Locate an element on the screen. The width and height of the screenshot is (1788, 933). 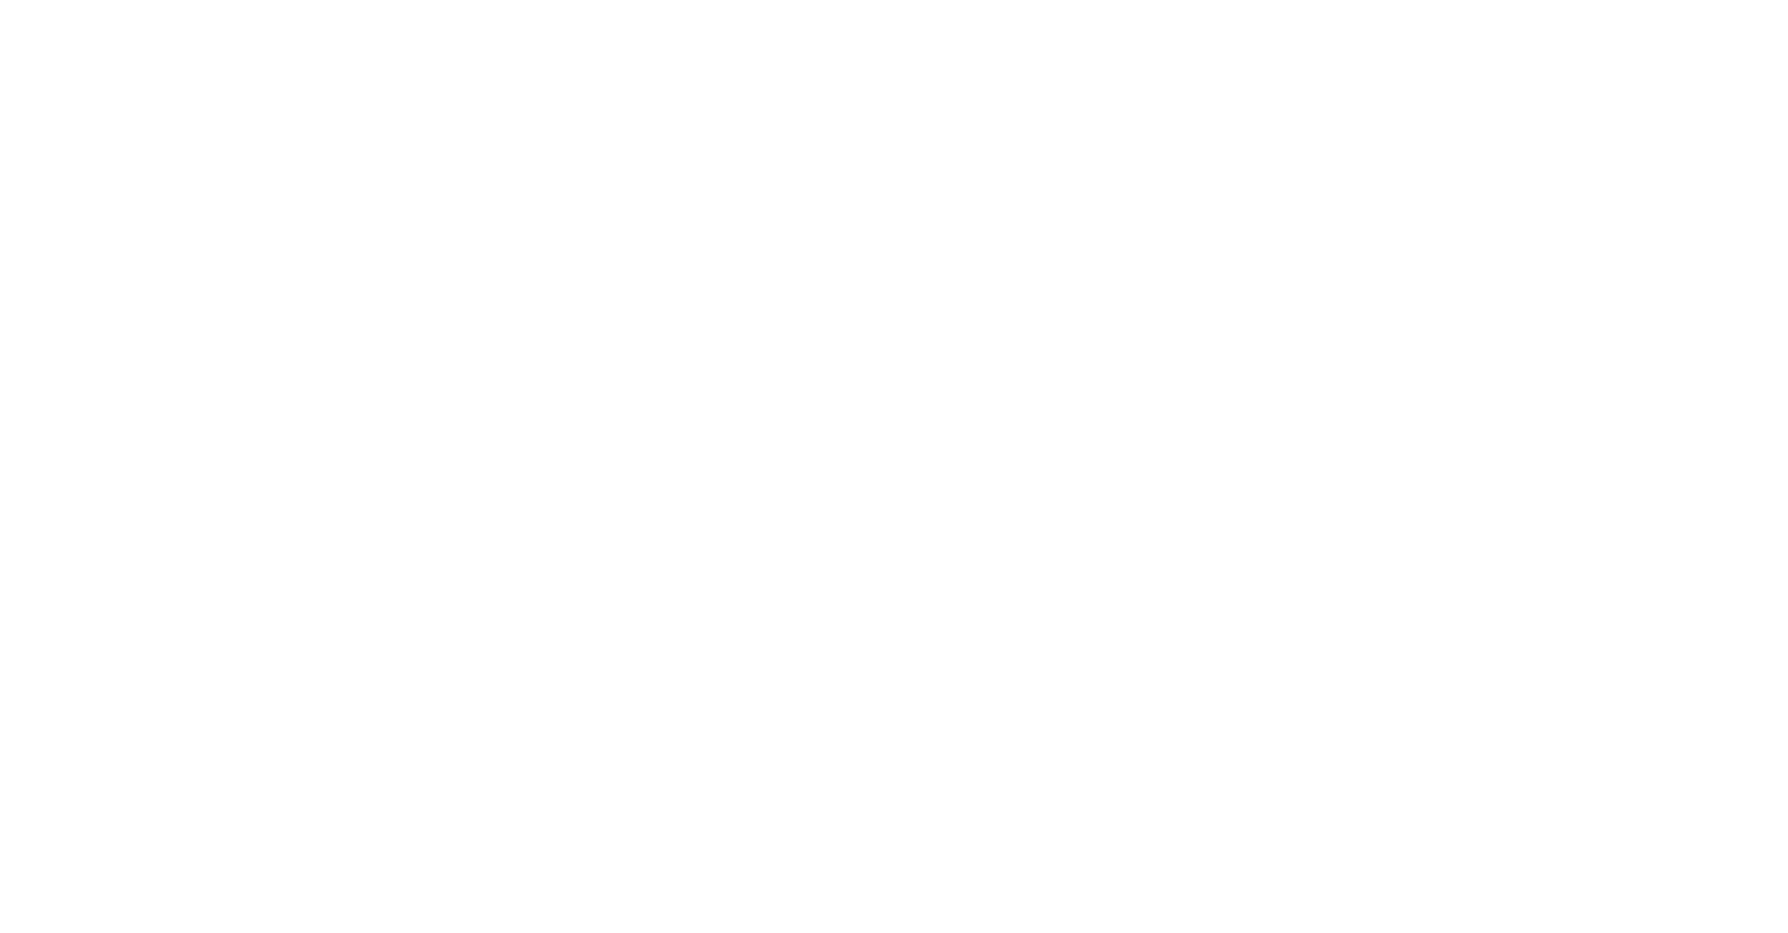
'Hauptinhalt' is located at coordinates (85, 60).